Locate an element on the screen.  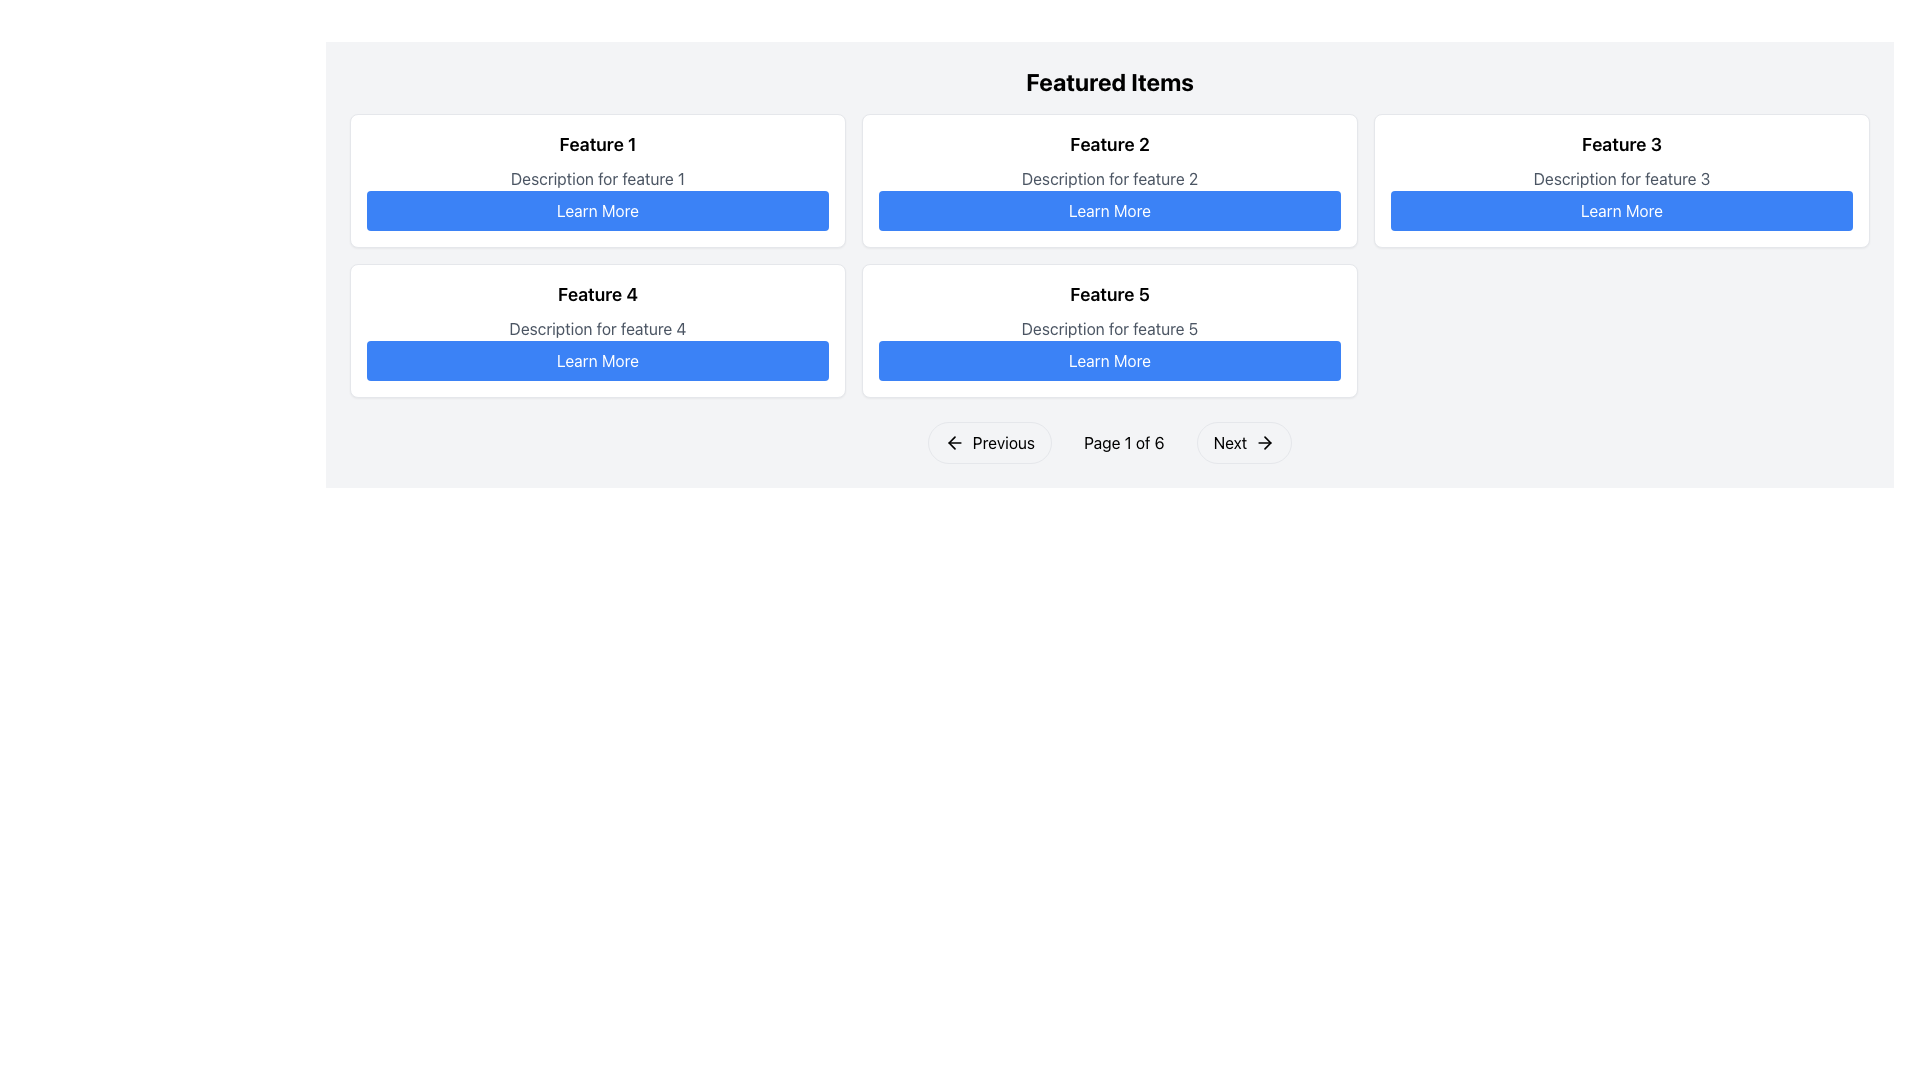
the leftmost icon of the 'Previous' button located at the bottom-left section of the interface is located at coordinates (953, 442).